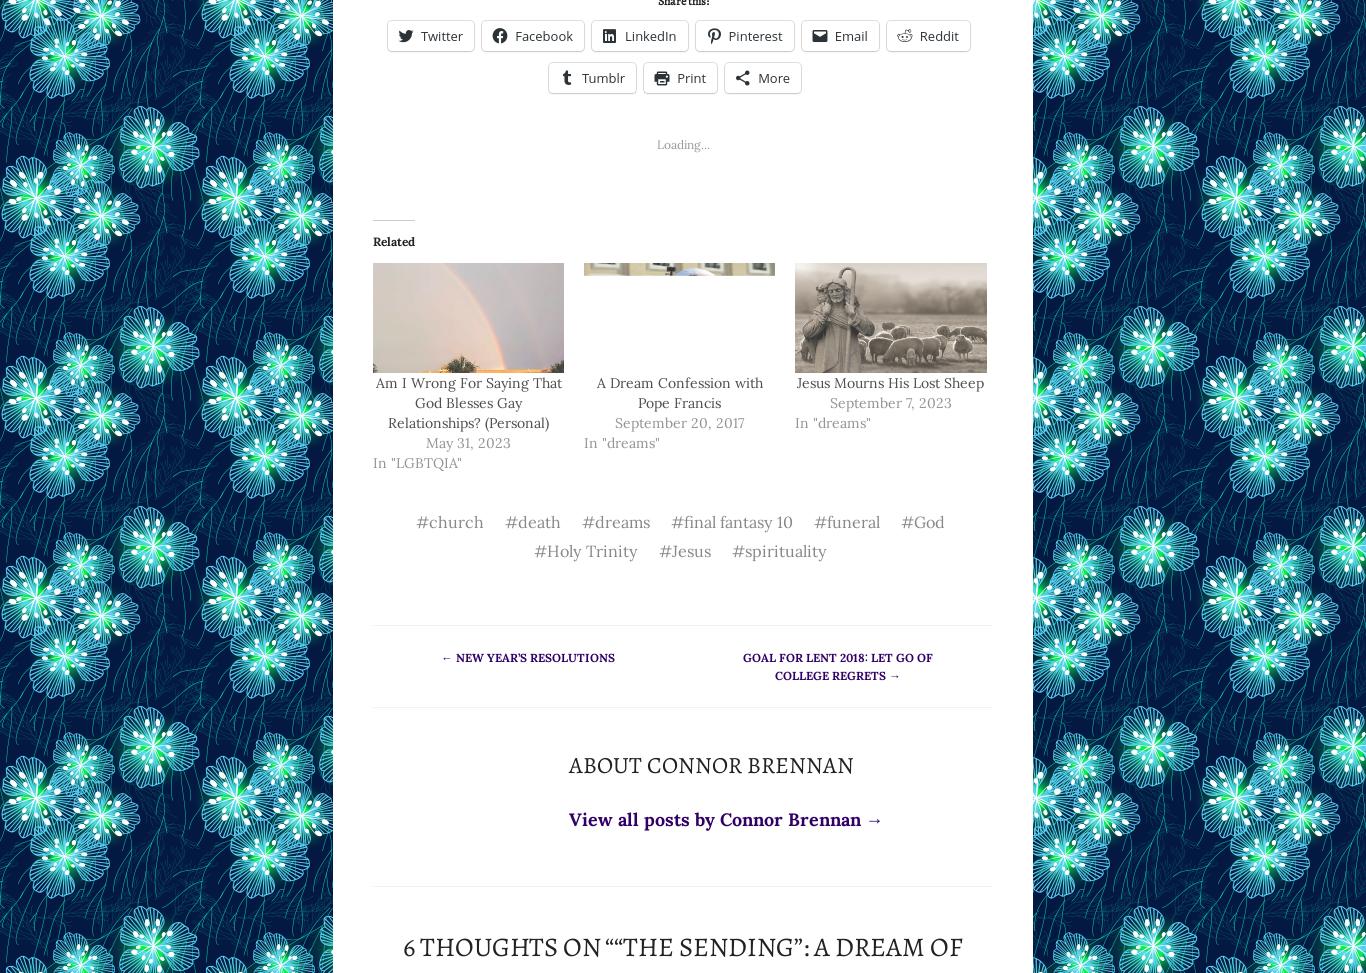  I want to click on 'Related', so click(392, 240).